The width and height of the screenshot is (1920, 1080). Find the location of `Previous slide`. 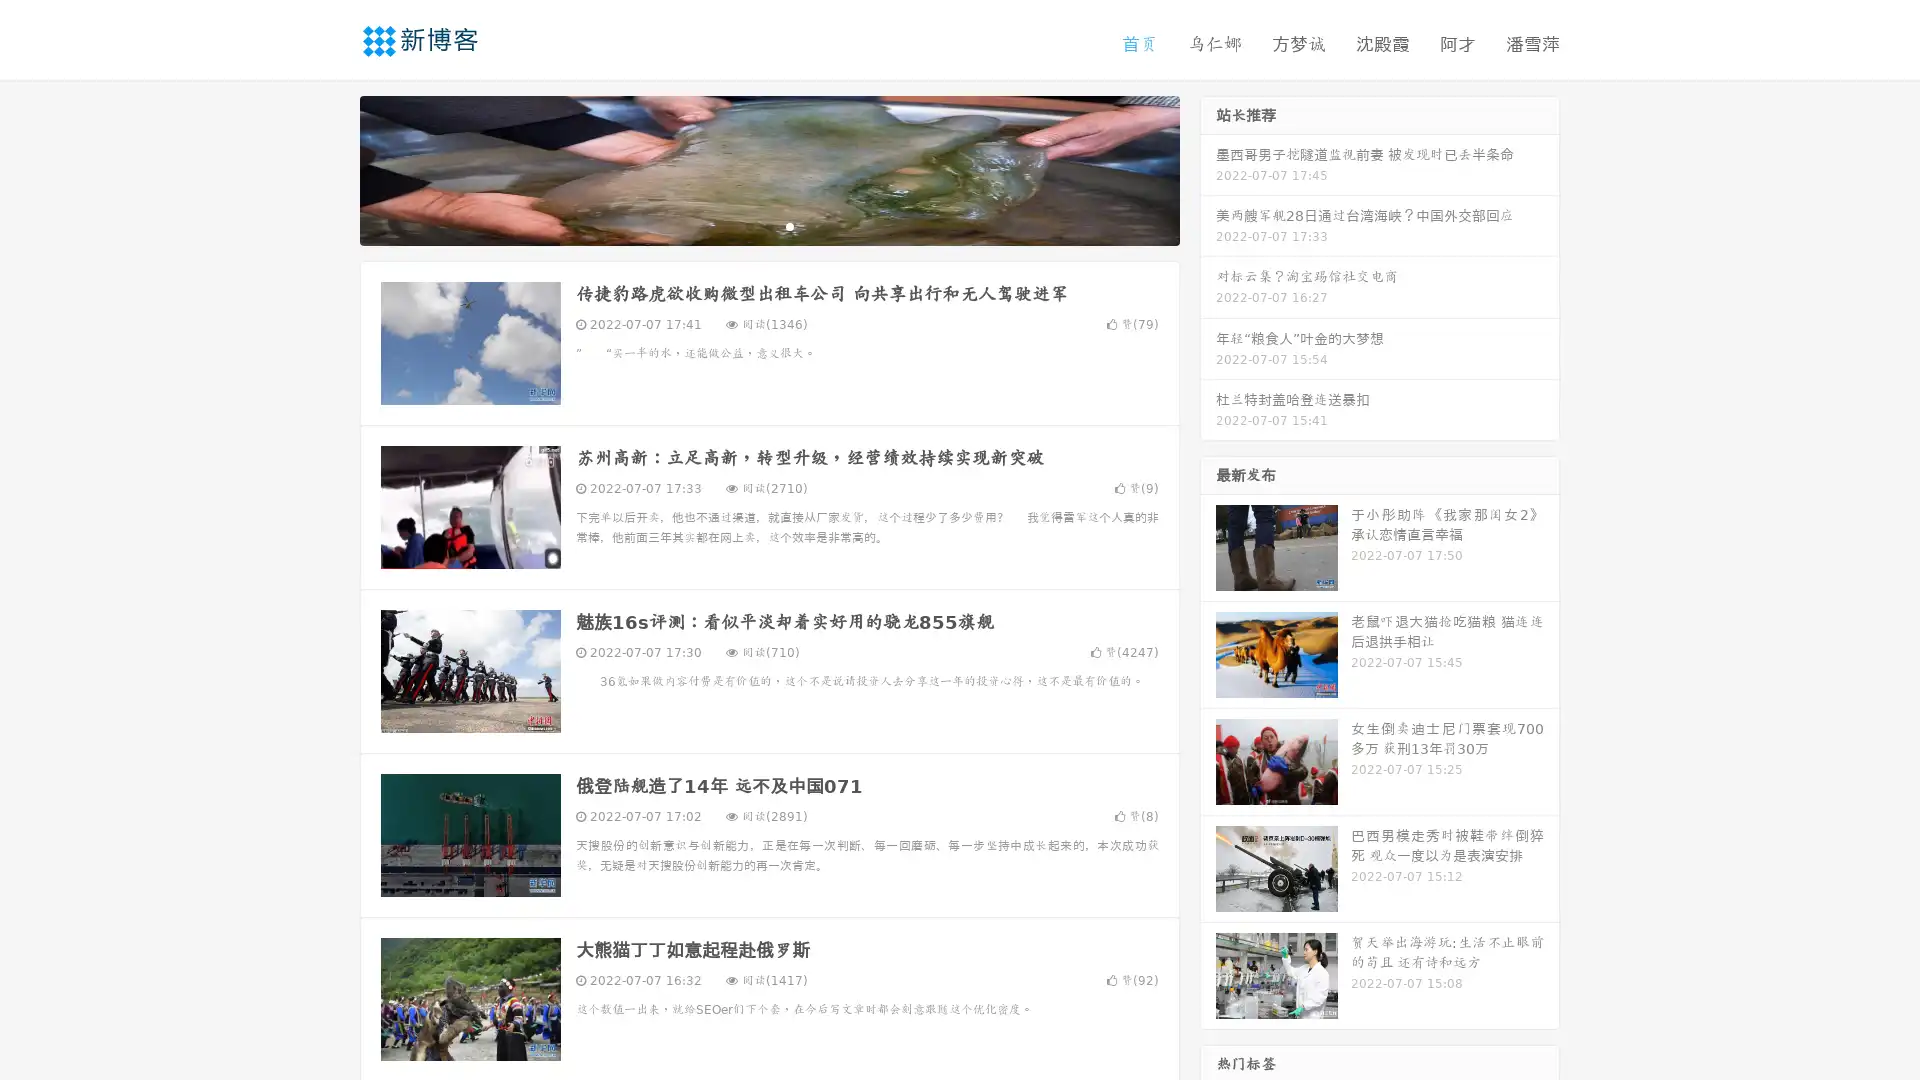

Previous slide is located at coordinates (330, 168).